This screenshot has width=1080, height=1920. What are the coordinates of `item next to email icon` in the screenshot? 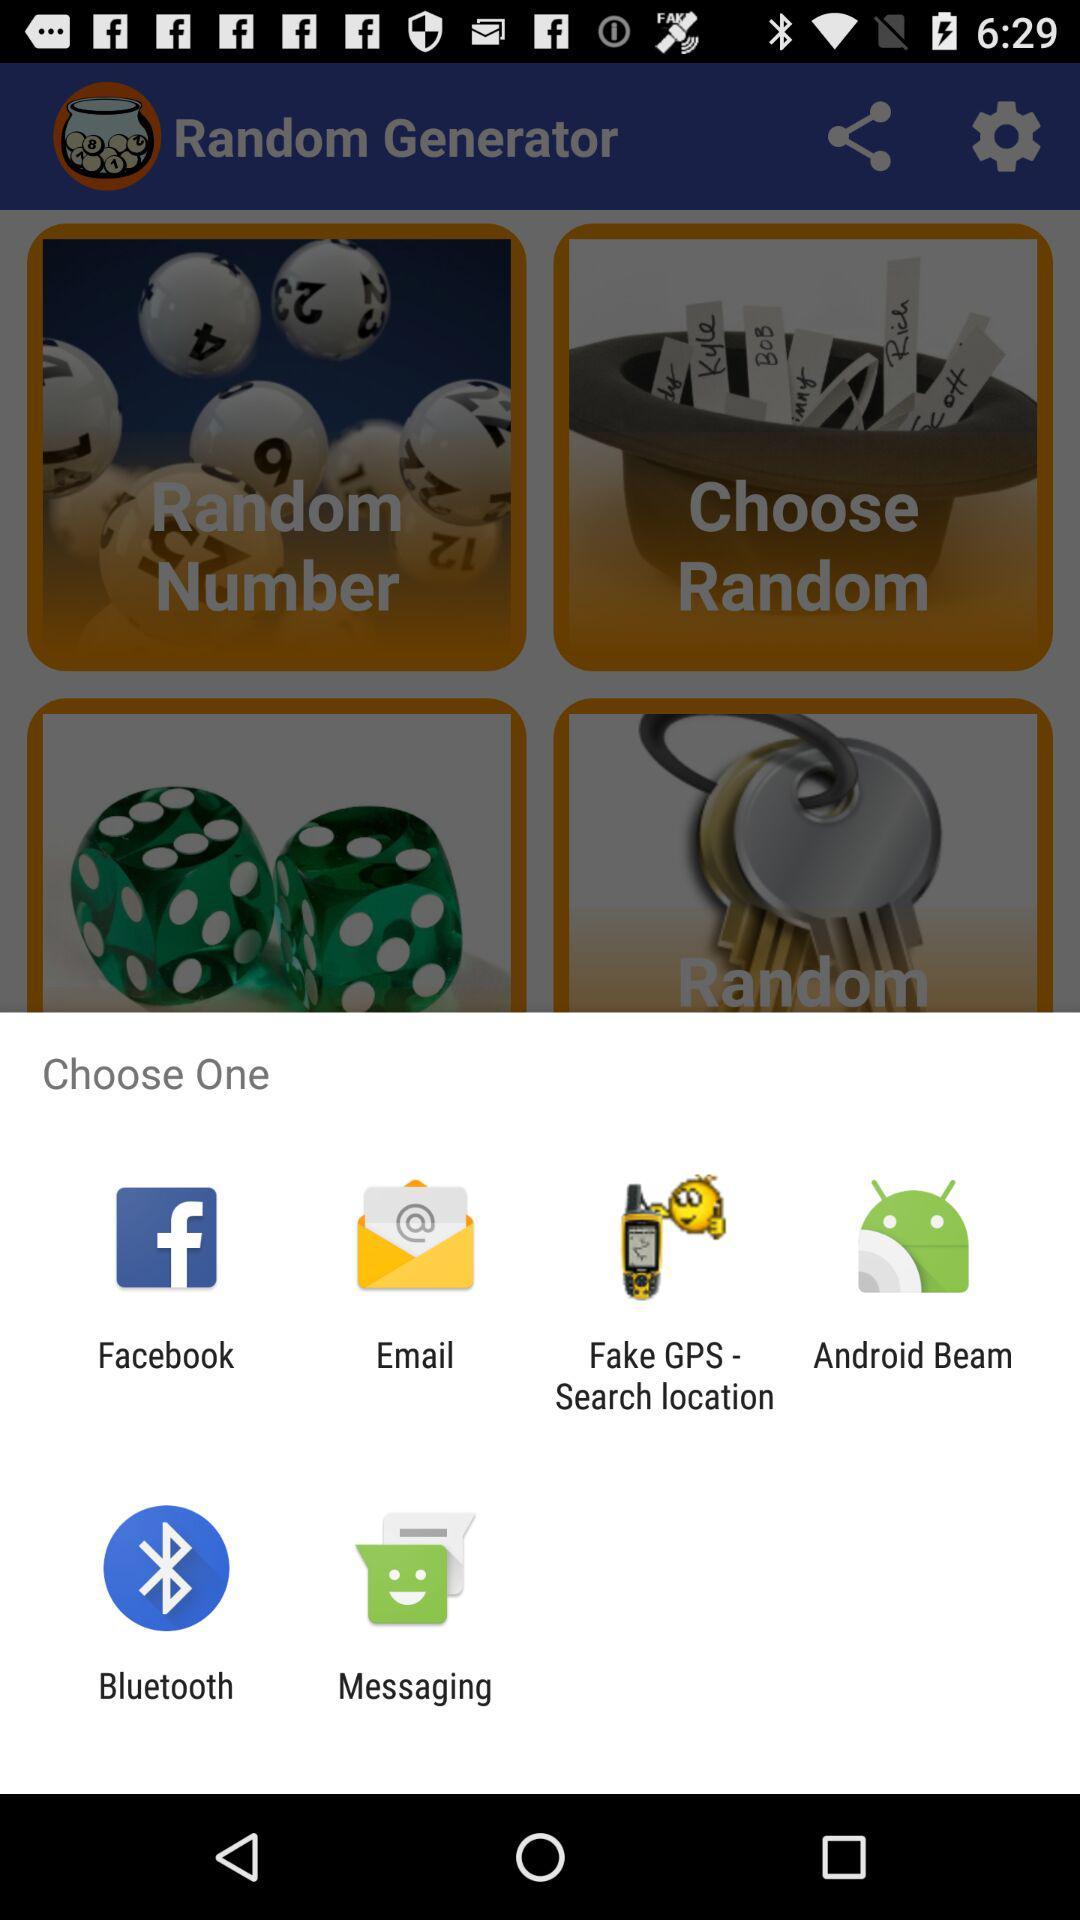 It's located at (664, 1374).